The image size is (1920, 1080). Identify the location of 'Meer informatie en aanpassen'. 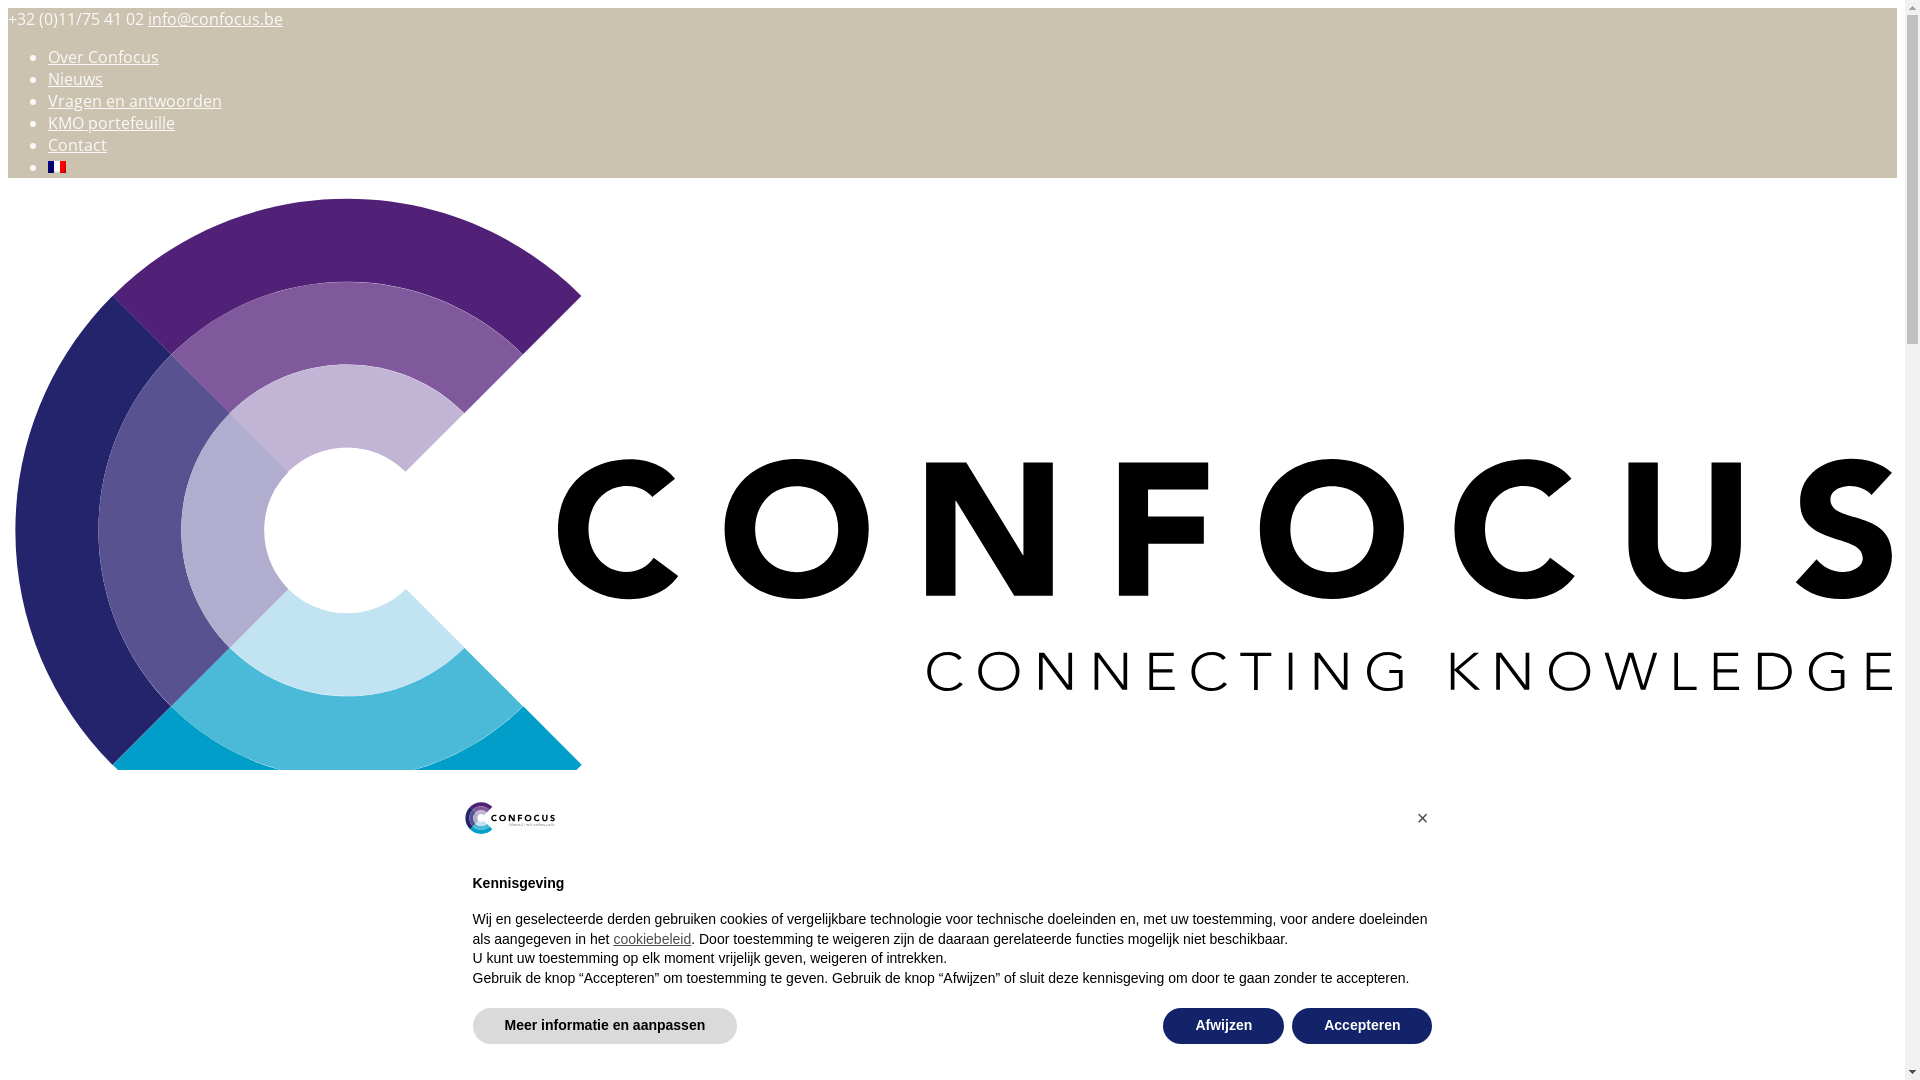
(603, 1026).